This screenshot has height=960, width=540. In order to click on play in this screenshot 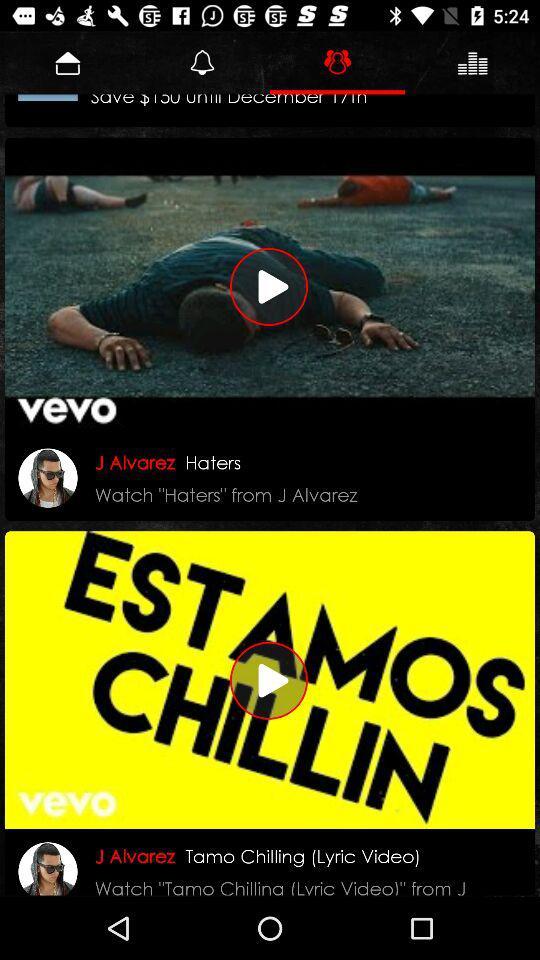, I will do `click(270, 285)`.